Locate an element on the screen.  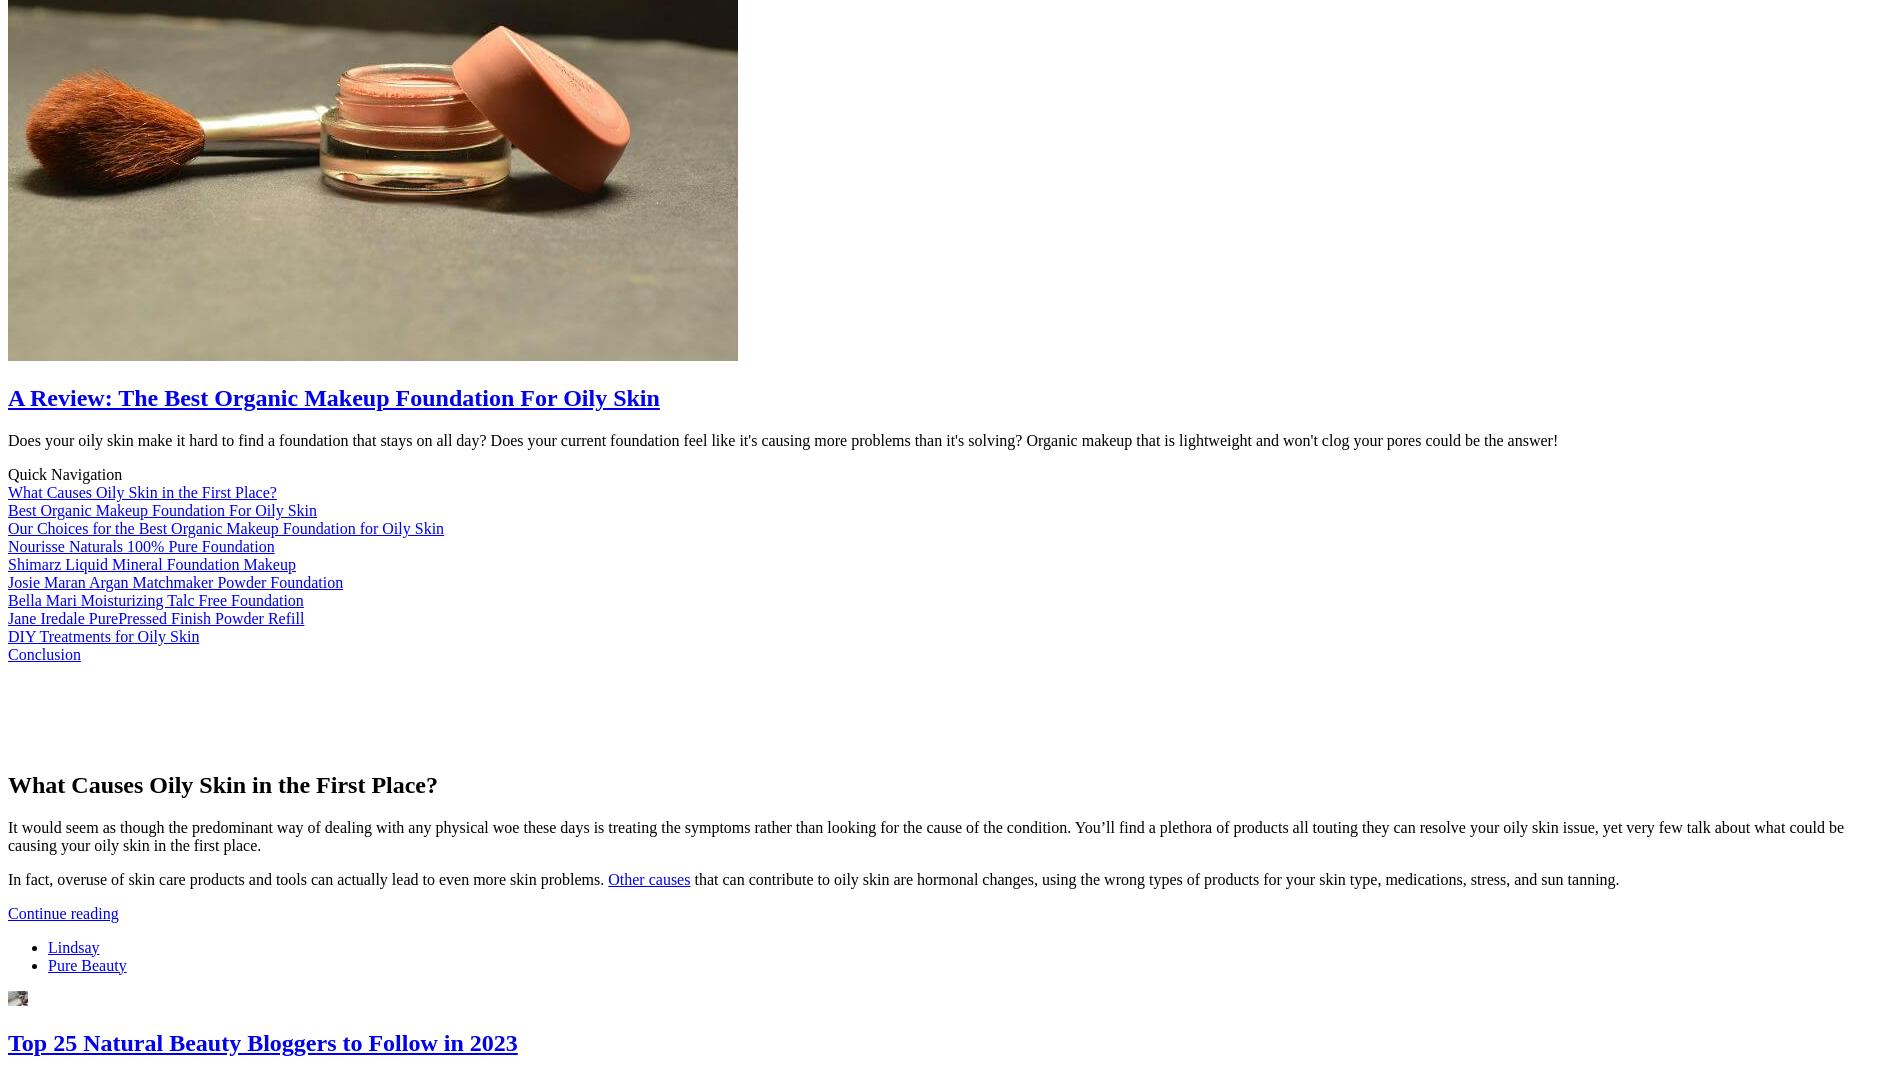
'Quick Navigation' is located at coordinates (64, 472).